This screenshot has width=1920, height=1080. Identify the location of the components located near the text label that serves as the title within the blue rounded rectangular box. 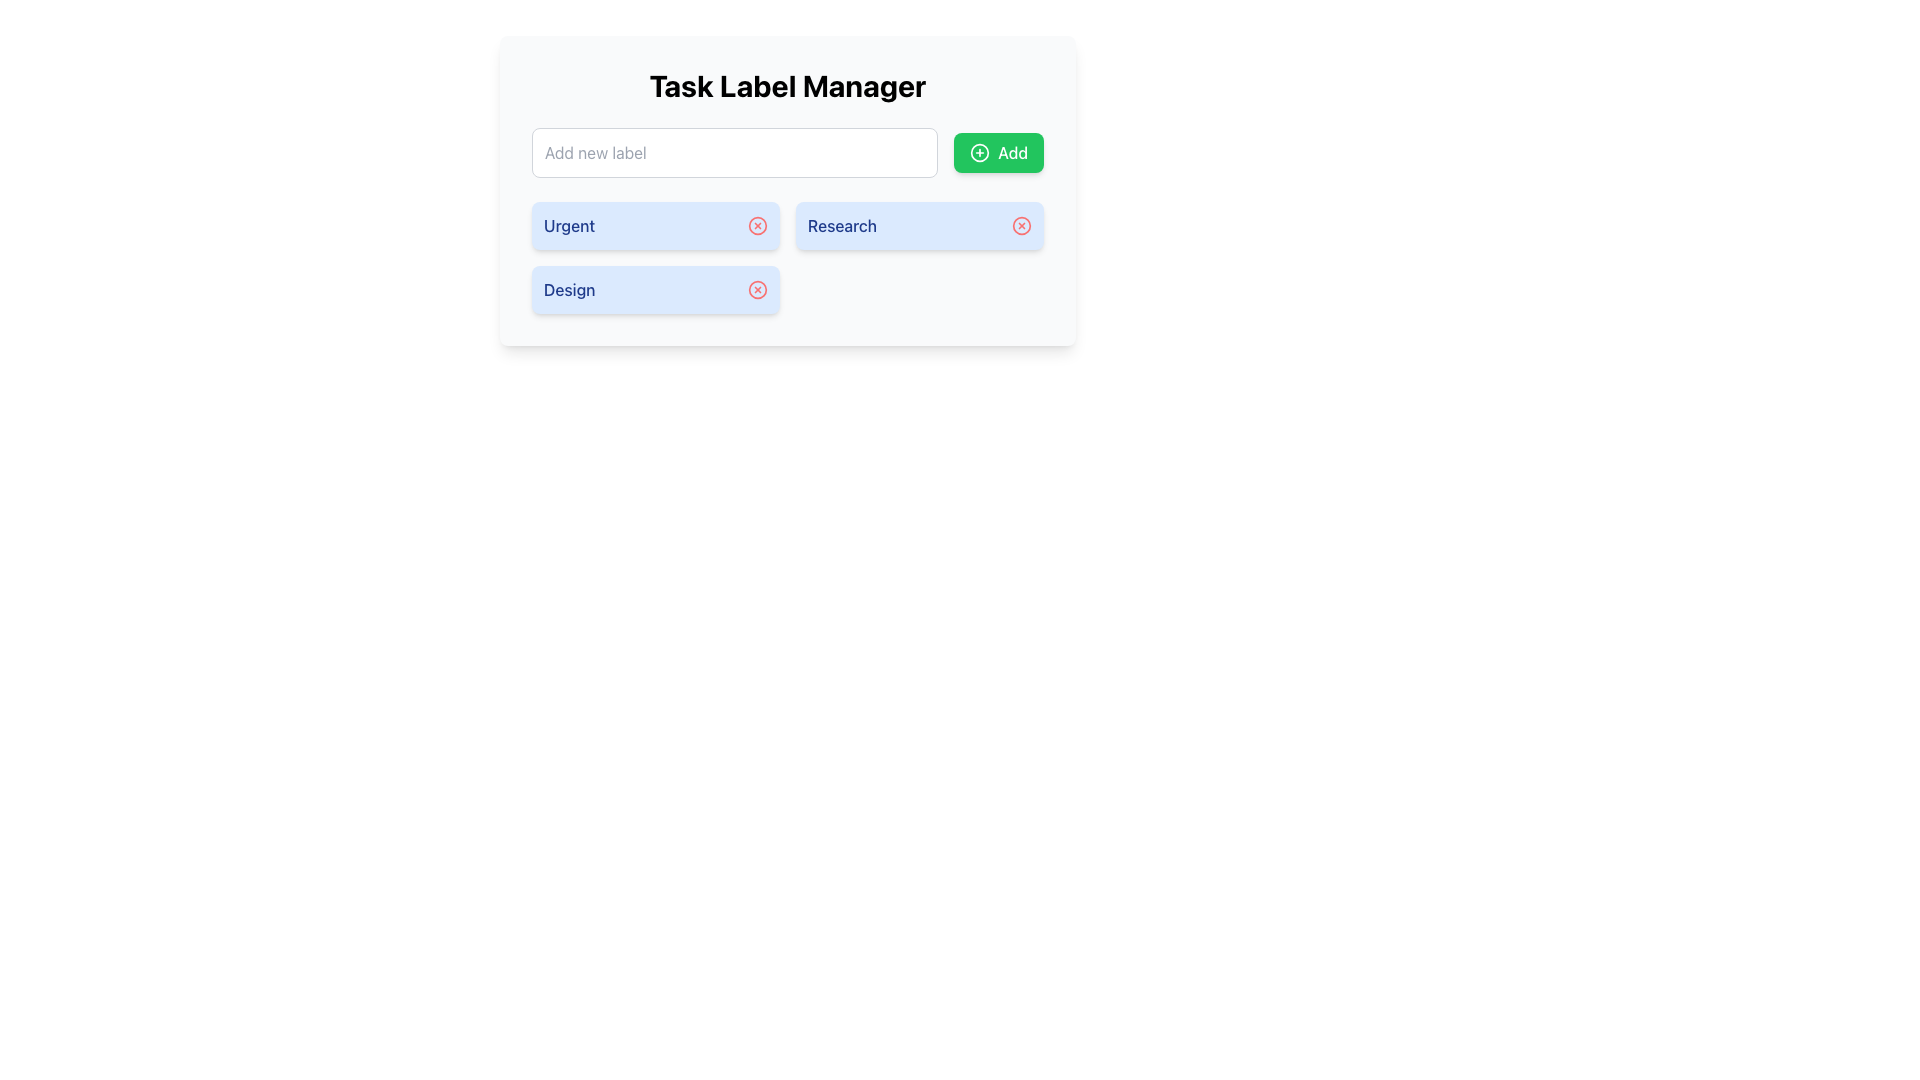
(568, 289).